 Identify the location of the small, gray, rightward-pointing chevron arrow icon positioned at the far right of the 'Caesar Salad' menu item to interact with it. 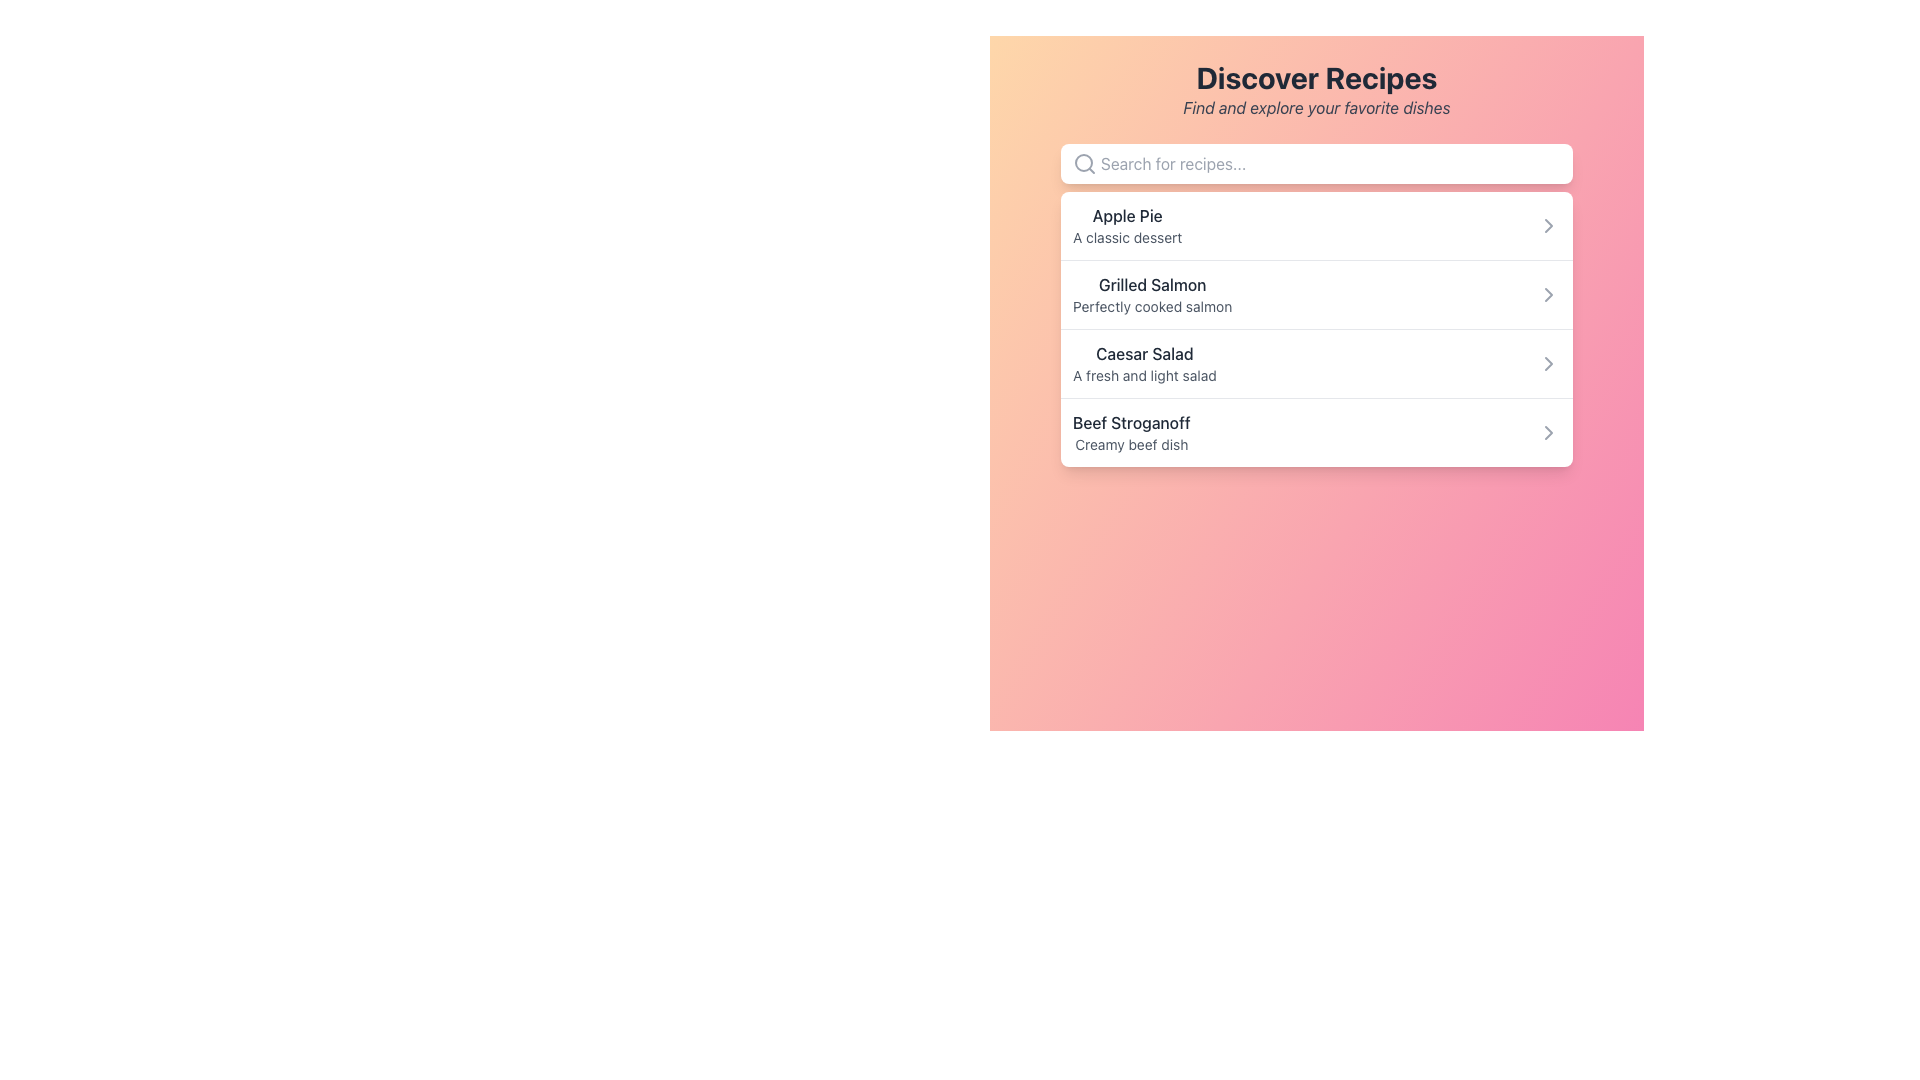
(1548, 363).